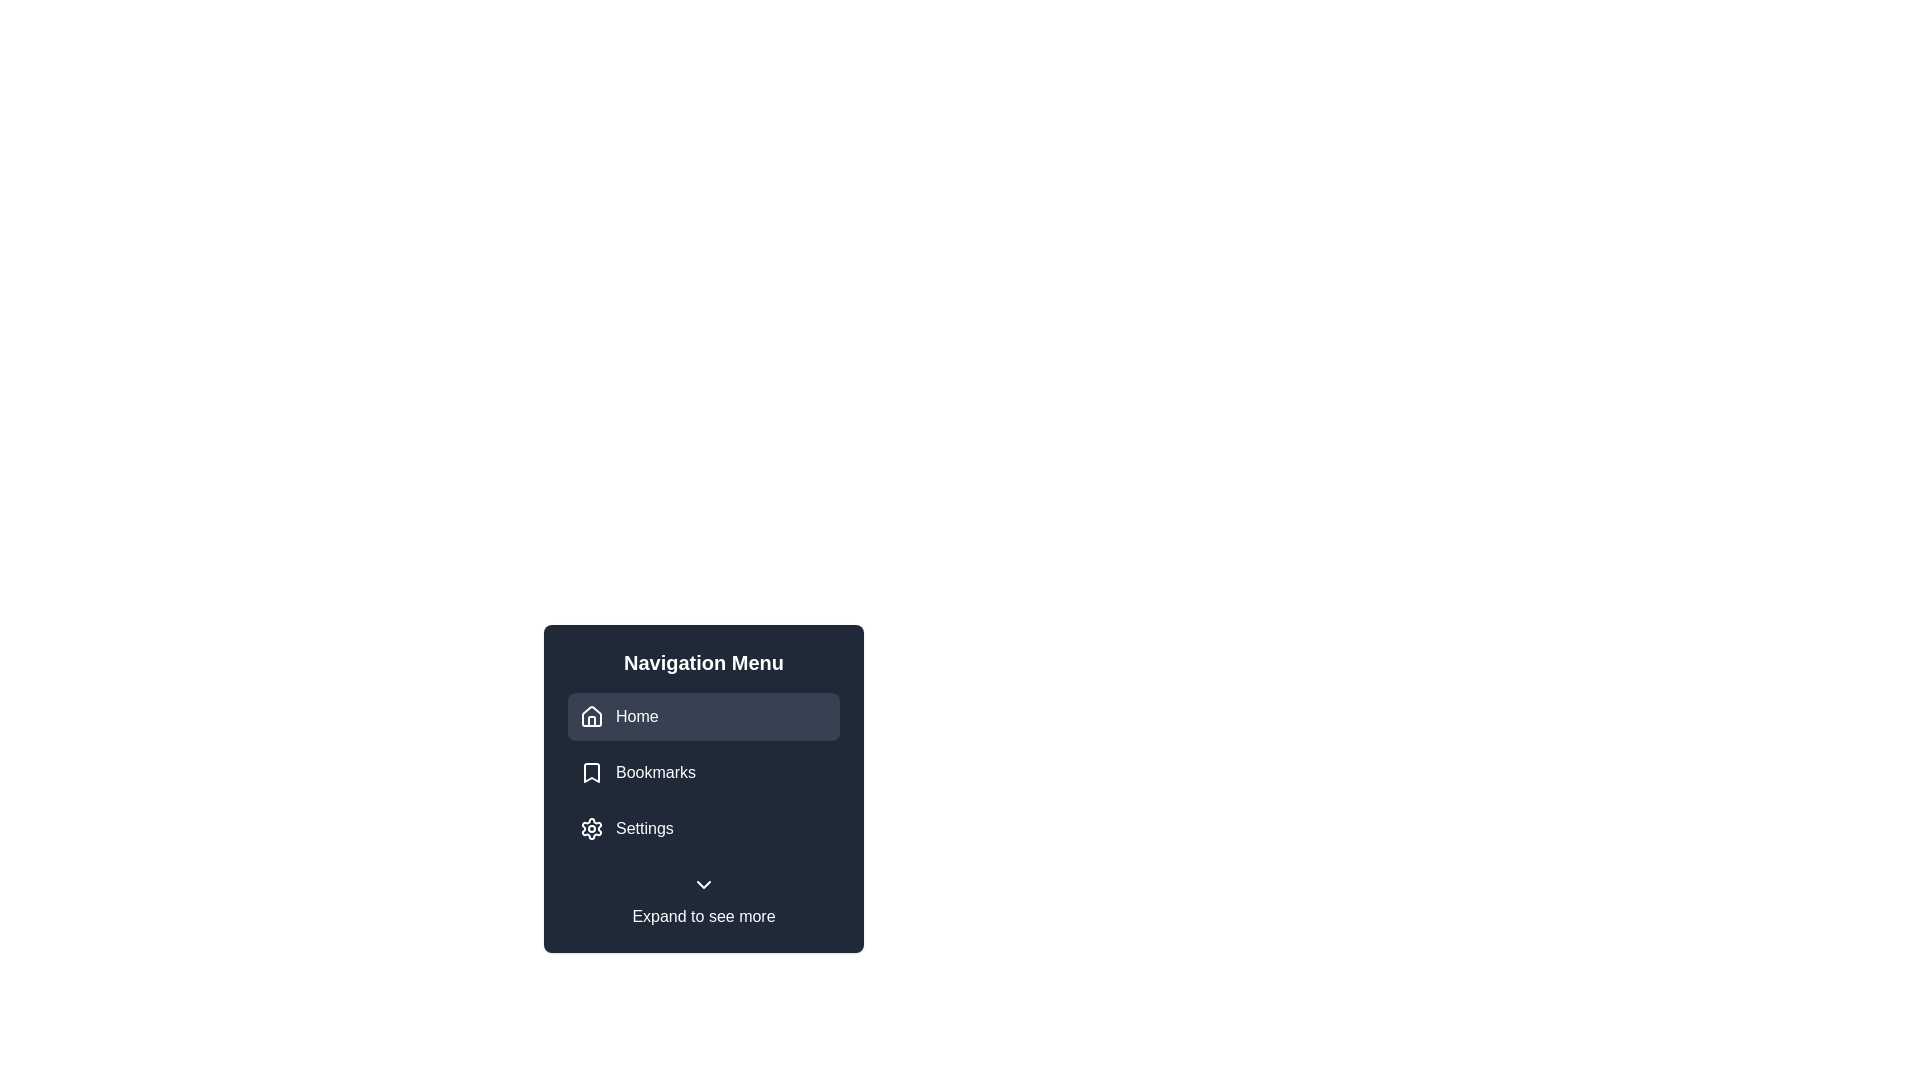 The height and width of the screenshot is (1080, 1920). I want to click on the 'Bookmarks' text label, so click(656, 771).